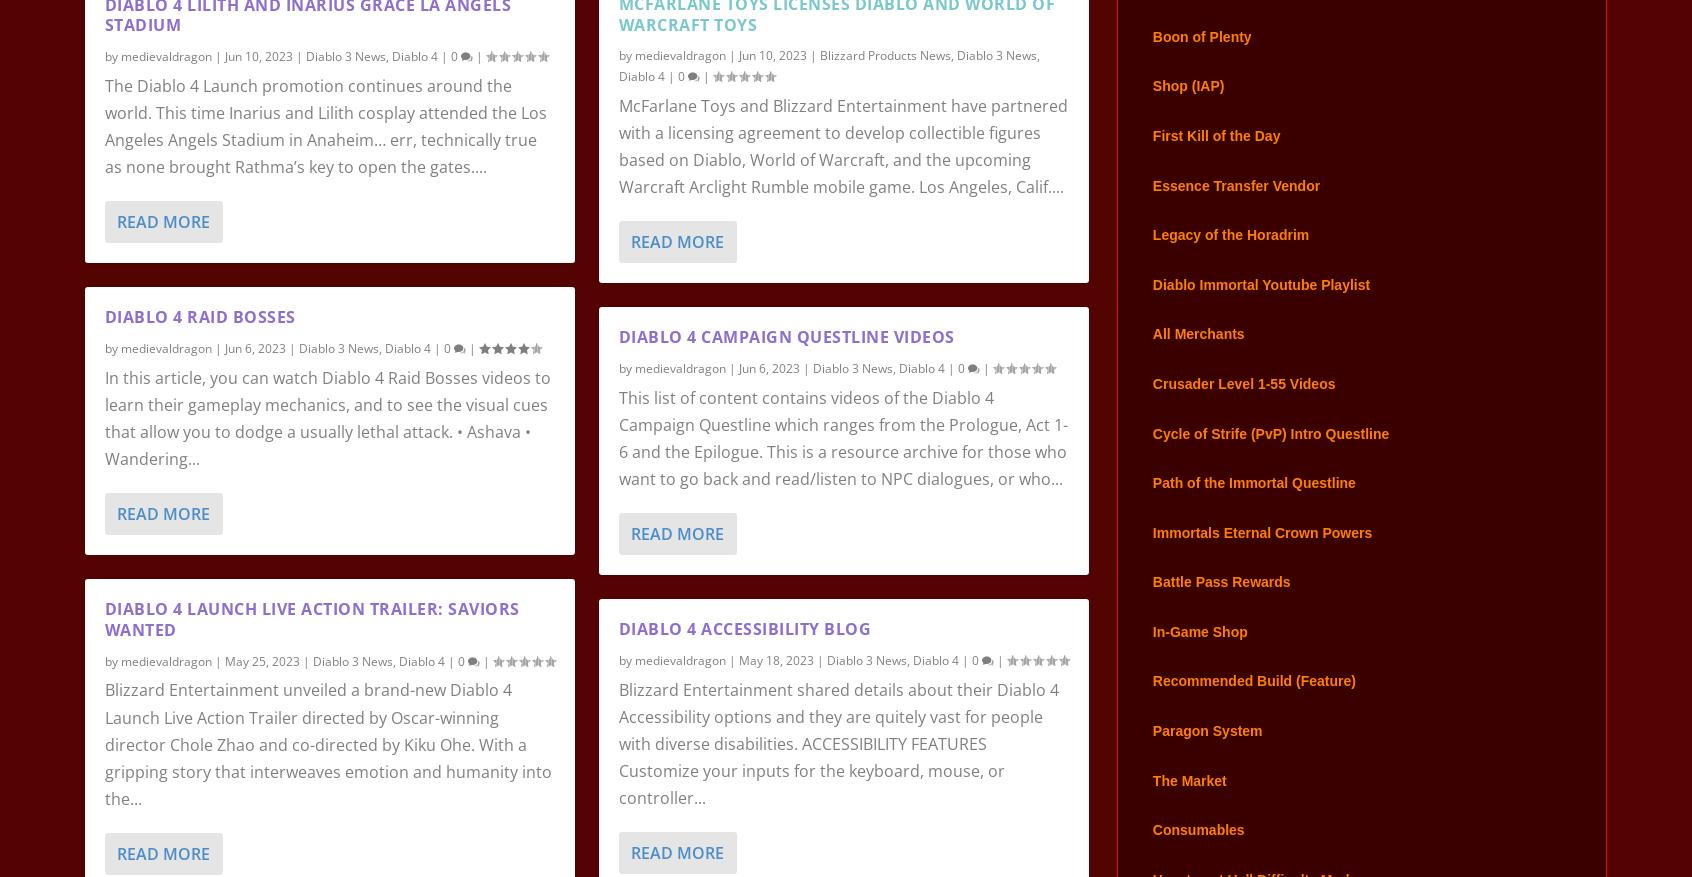 The image size is (1692, 877). What do you see at coordinates (1243, 409) in the screenshot?
I see `'Crusader Level 1-55 Videos'` at bounding box center [1243, 409].